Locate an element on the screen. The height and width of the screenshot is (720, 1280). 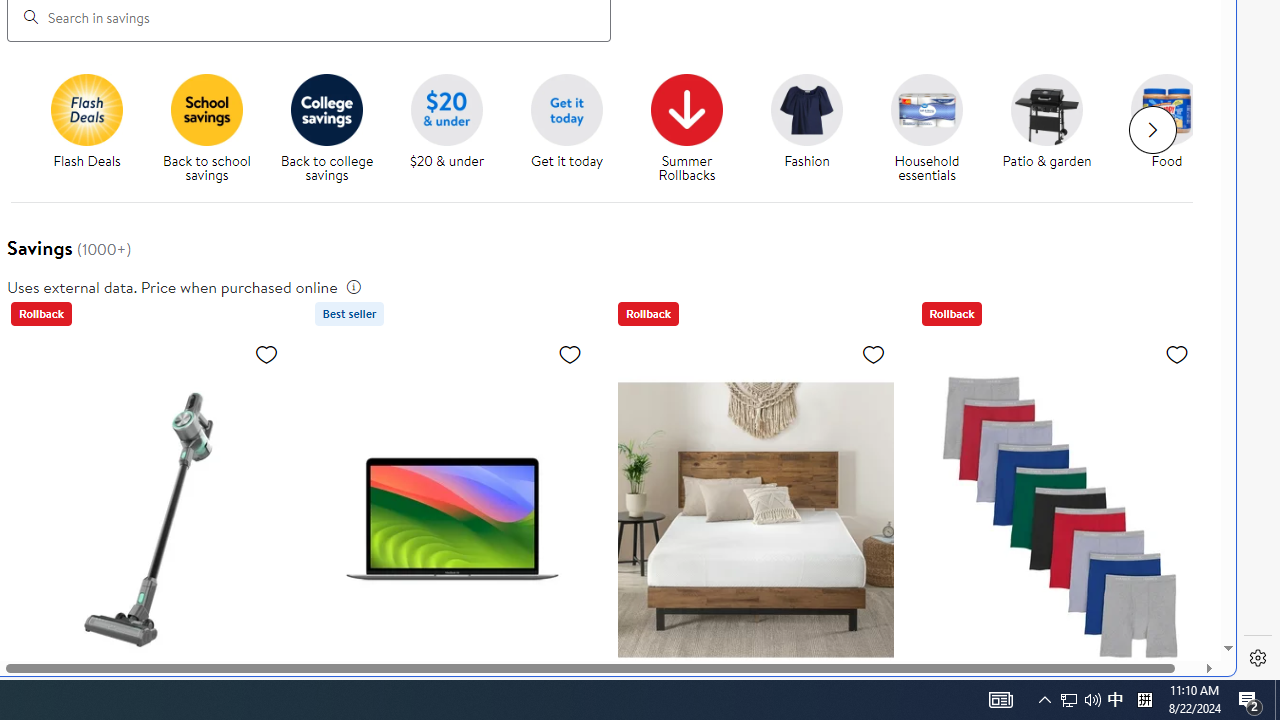
'Household essentials' is located at coordinates (925, 109).